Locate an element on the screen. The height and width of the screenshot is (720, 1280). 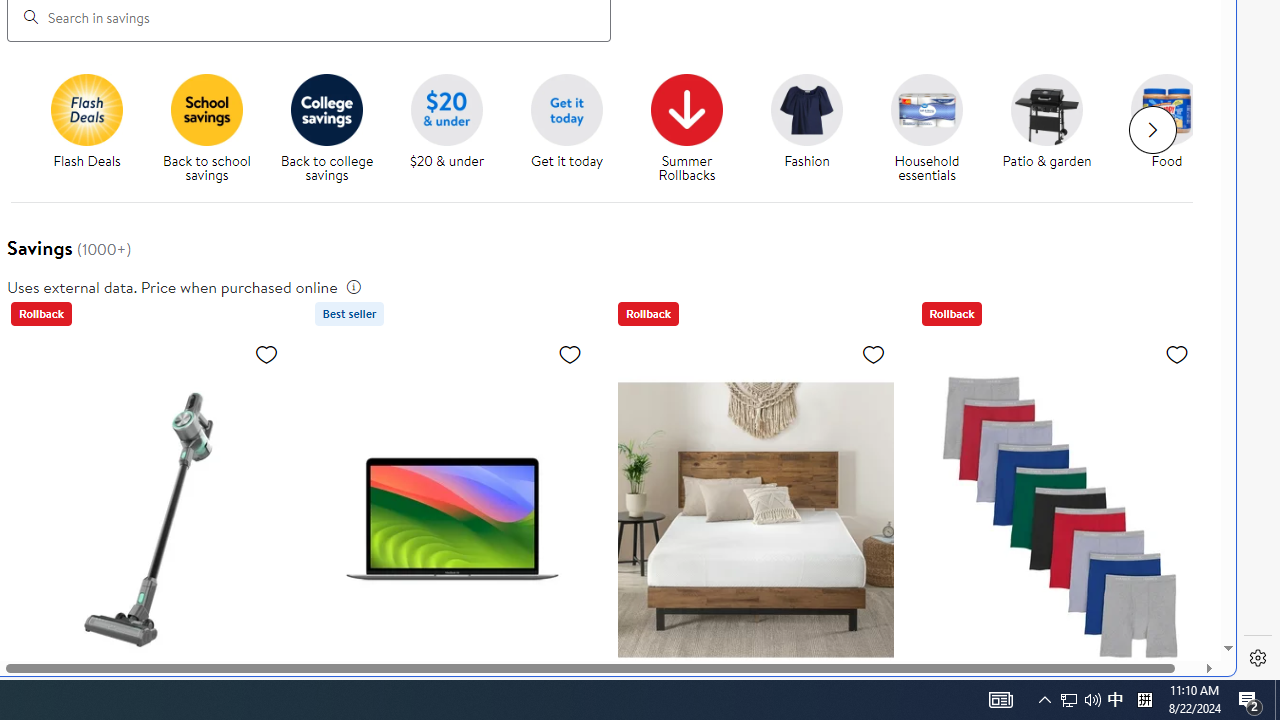
'Household essentials' is located at coordinates (925, 109).